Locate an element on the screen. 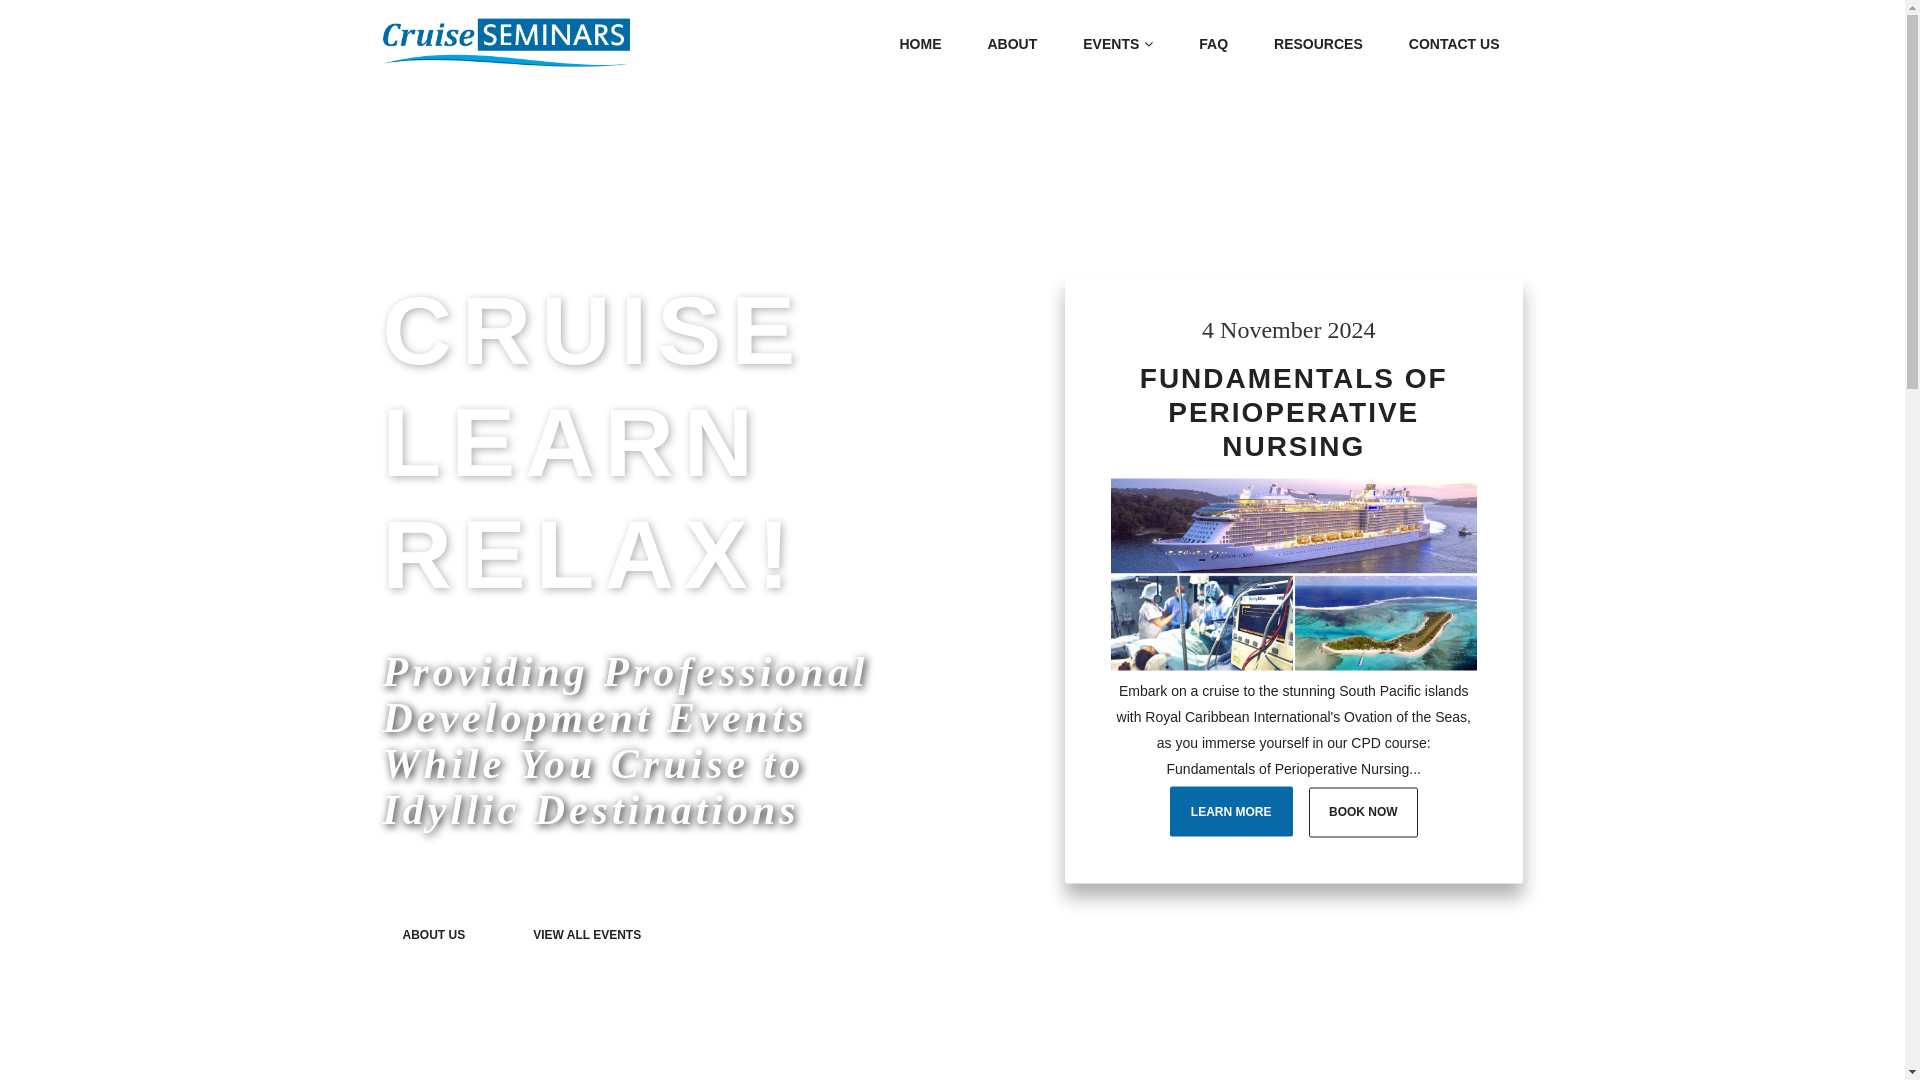 This screenshot has height=1080, width=1920. 'ABOUT US' is located at coordinates (432, 933).